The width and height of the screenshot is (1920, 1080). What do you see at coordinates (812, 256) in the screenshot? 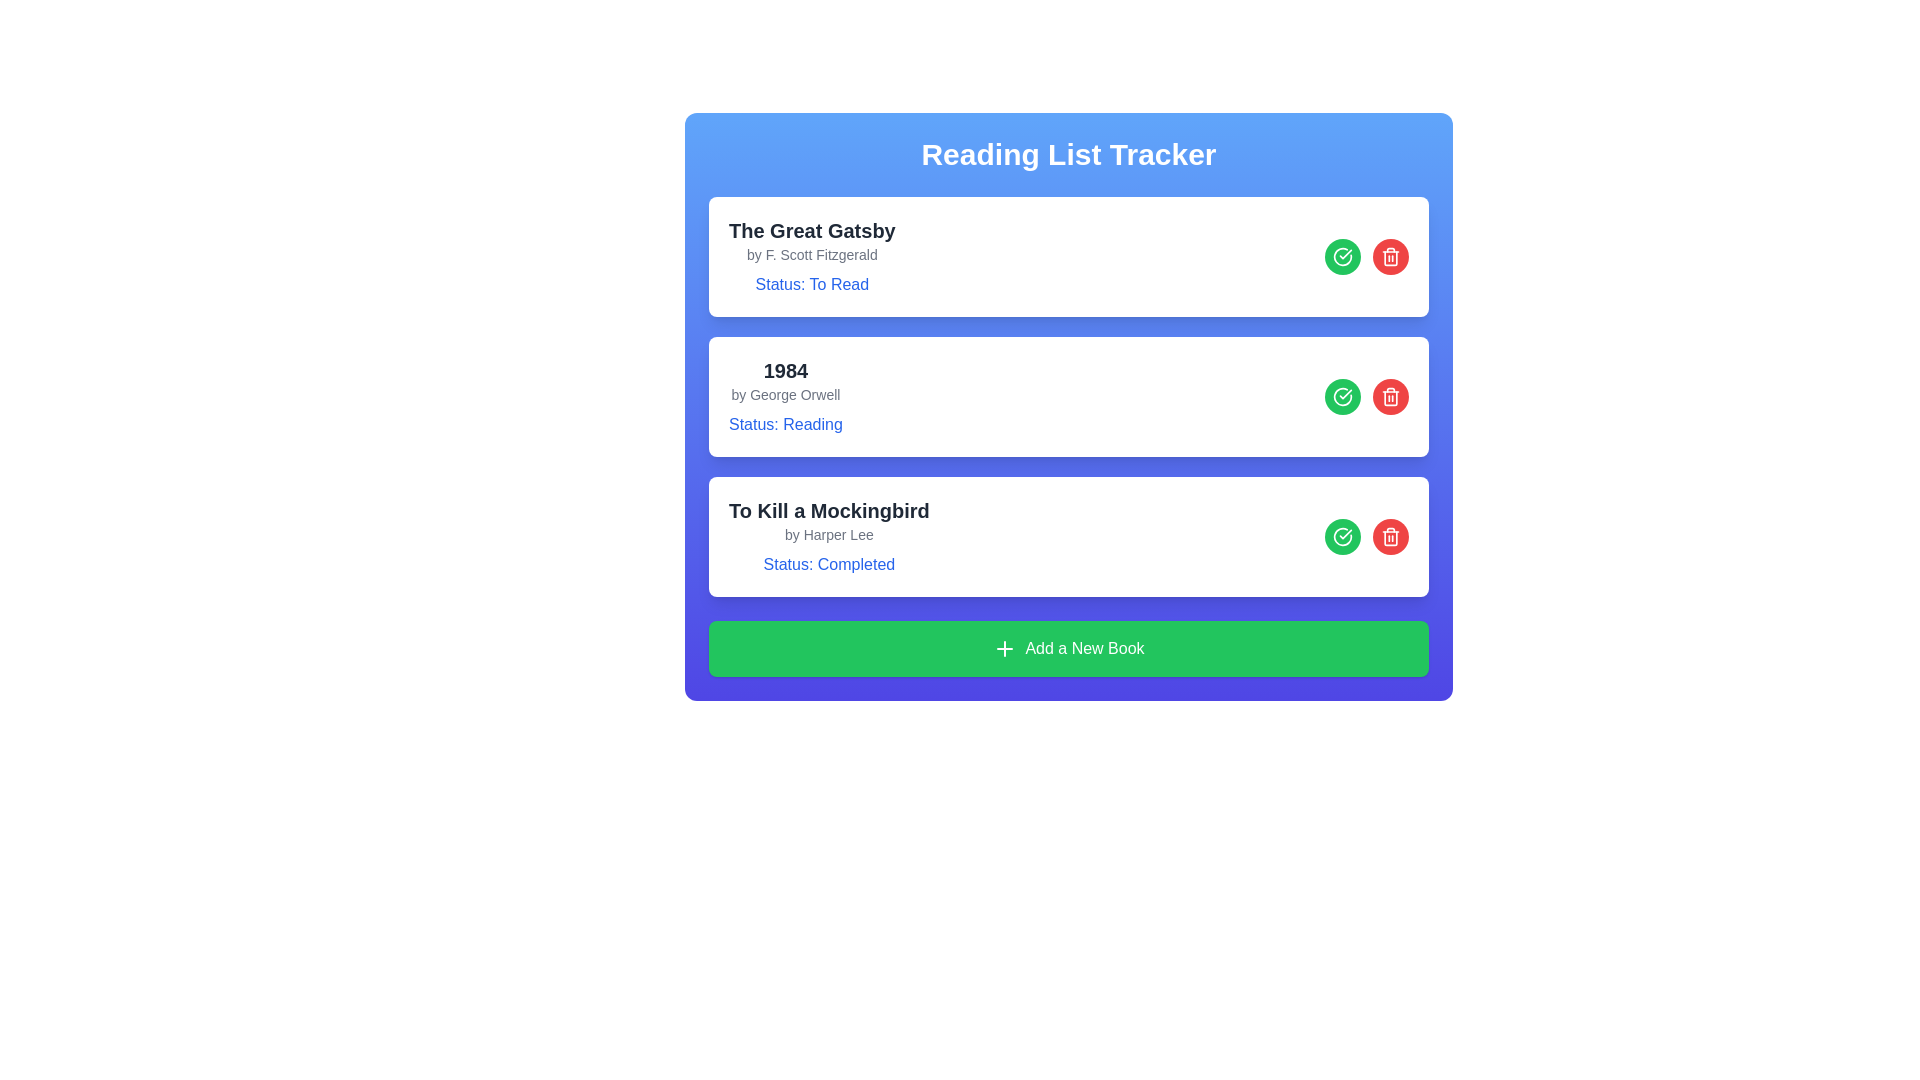
I see `the text block displaying the title, author, and reading status of the first book entry in the reading list interface, located below 'Reading List Tracker' and above the entry for '1984'` at bounding box center [812, 256].